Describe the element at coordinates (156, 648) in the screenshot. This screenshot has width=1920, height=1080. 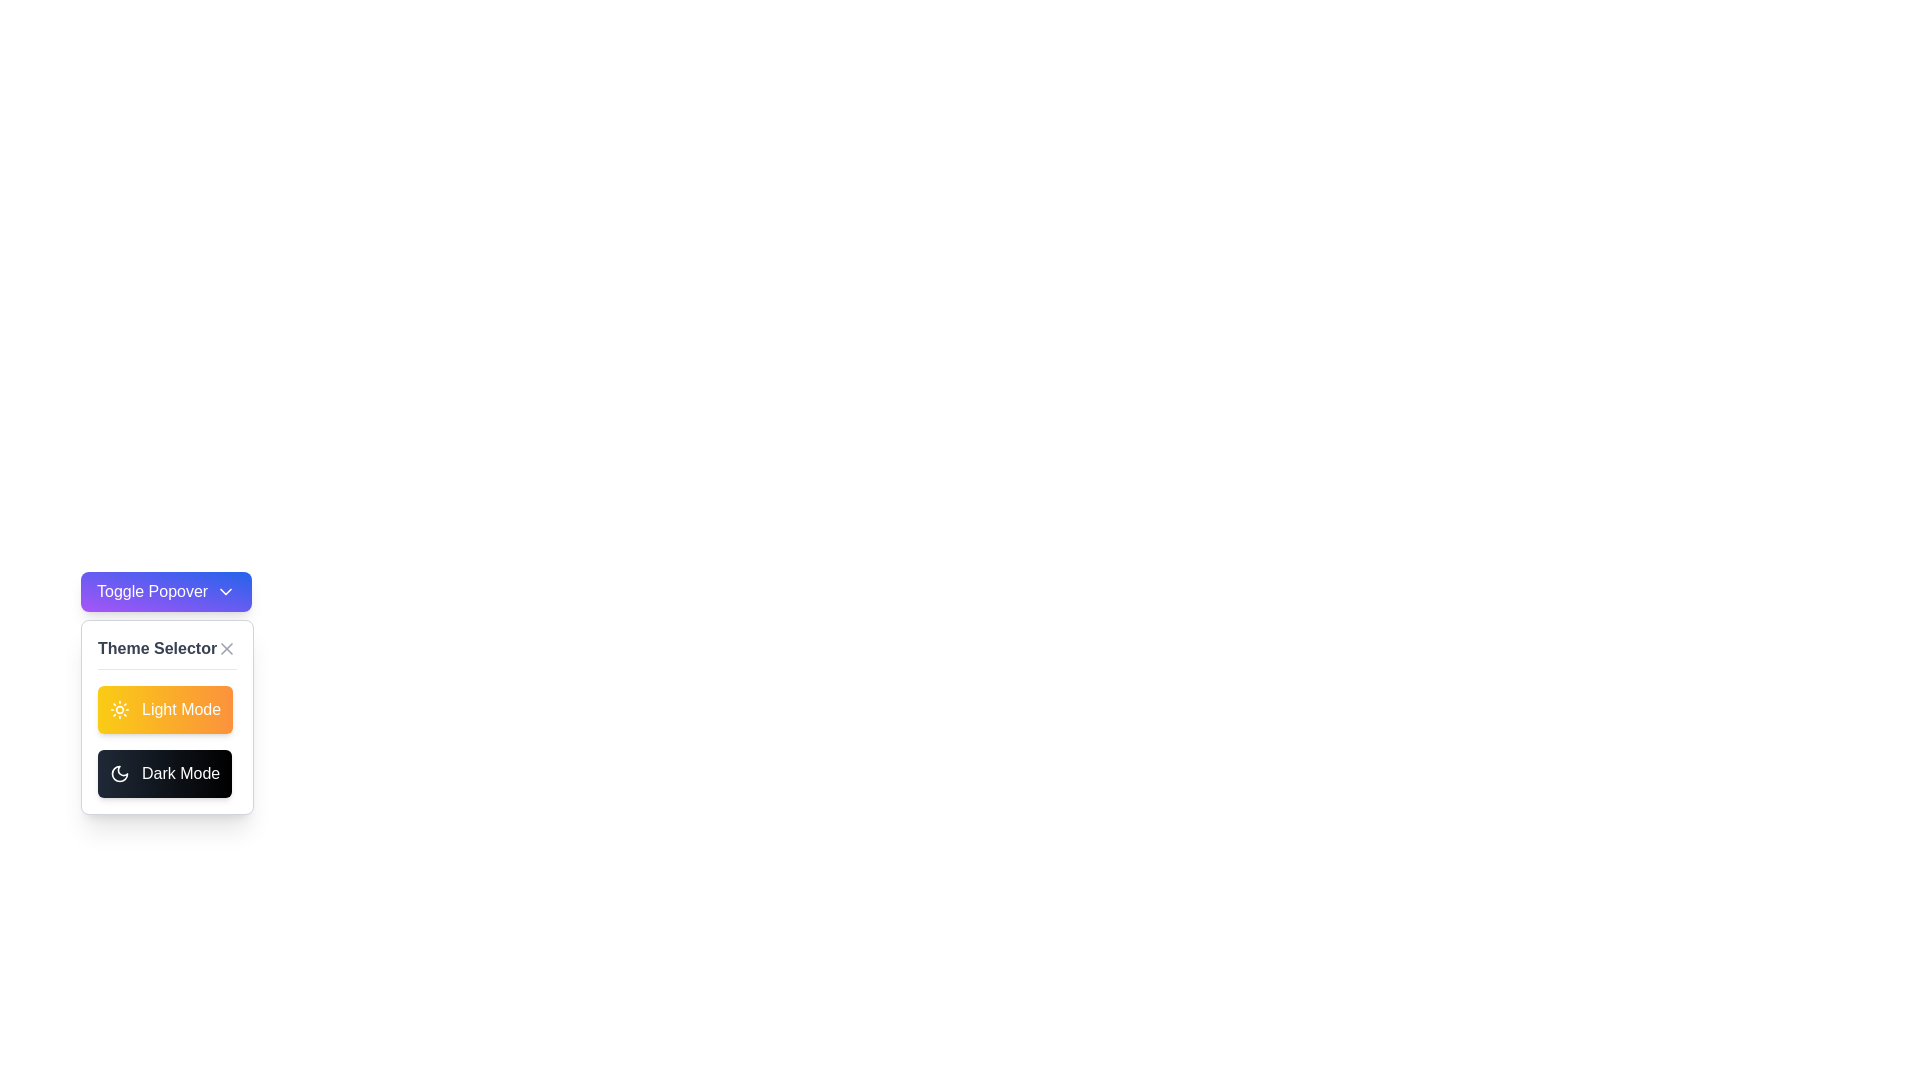
I see `text label located at the top-left corner of the dropdown content panel, which serves as a title for the dropdown options` at that location.